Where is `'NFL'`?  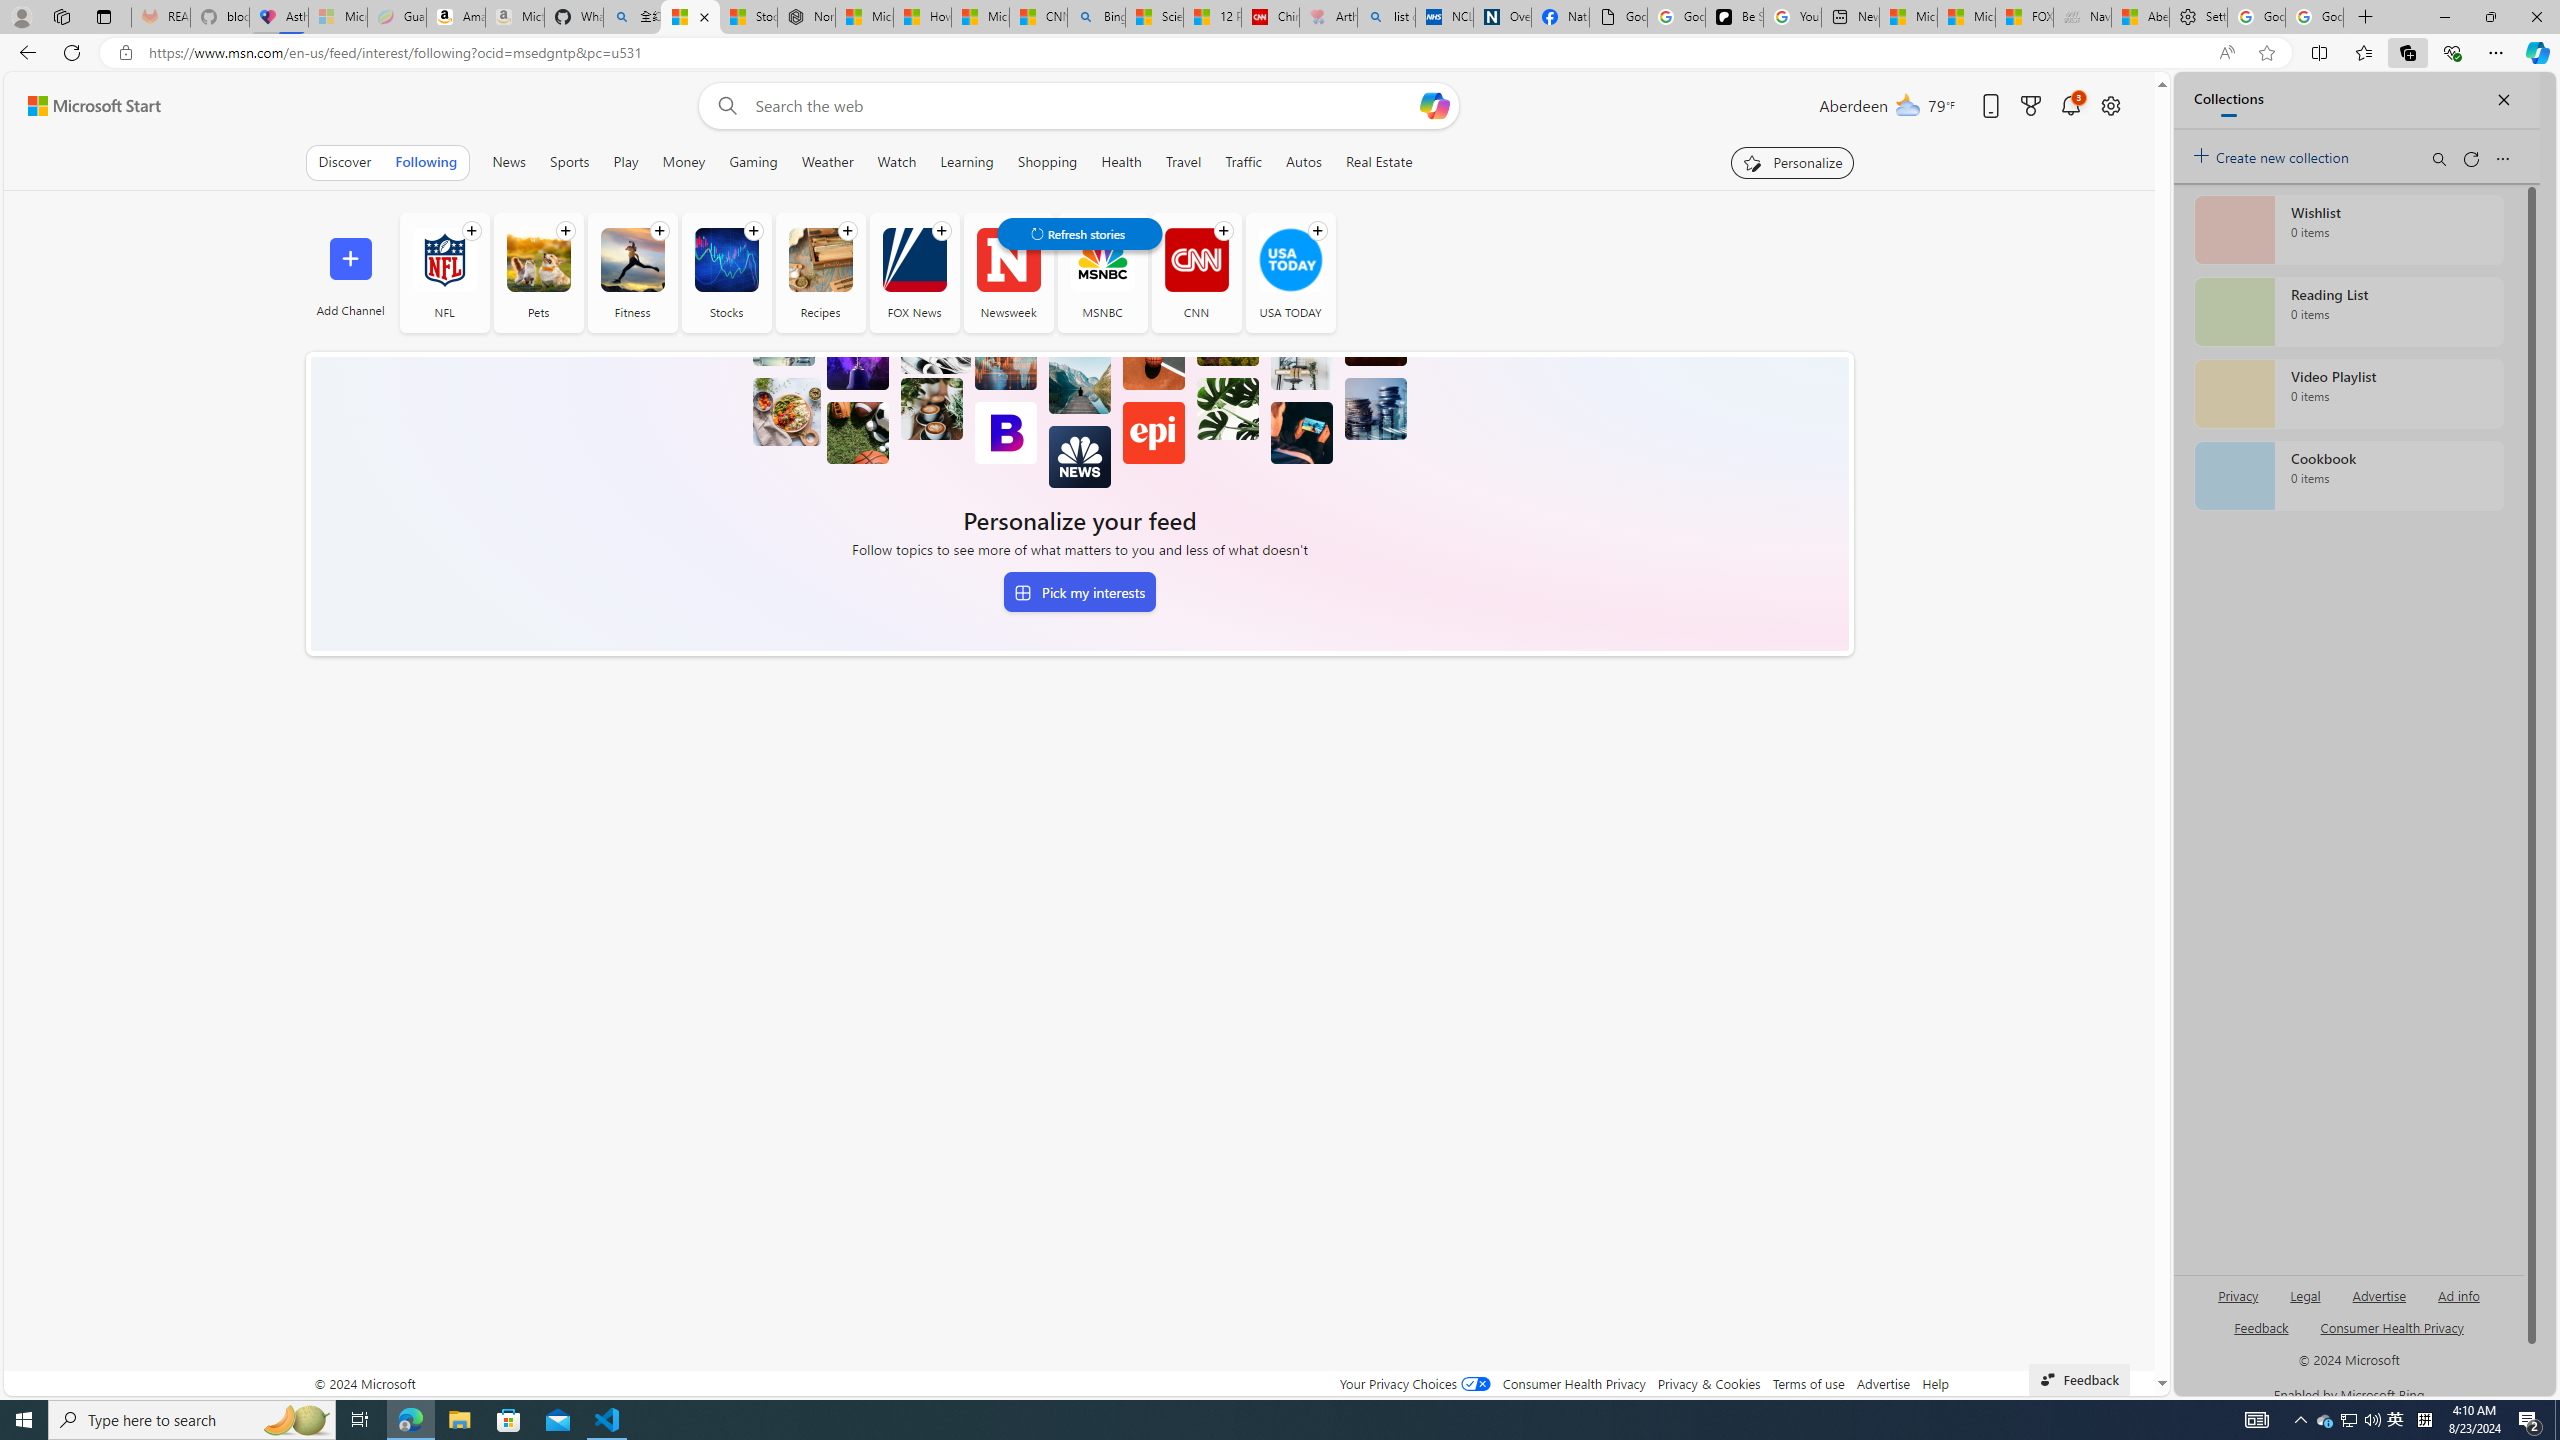
'NFL' is located at coordinates (444, 258).